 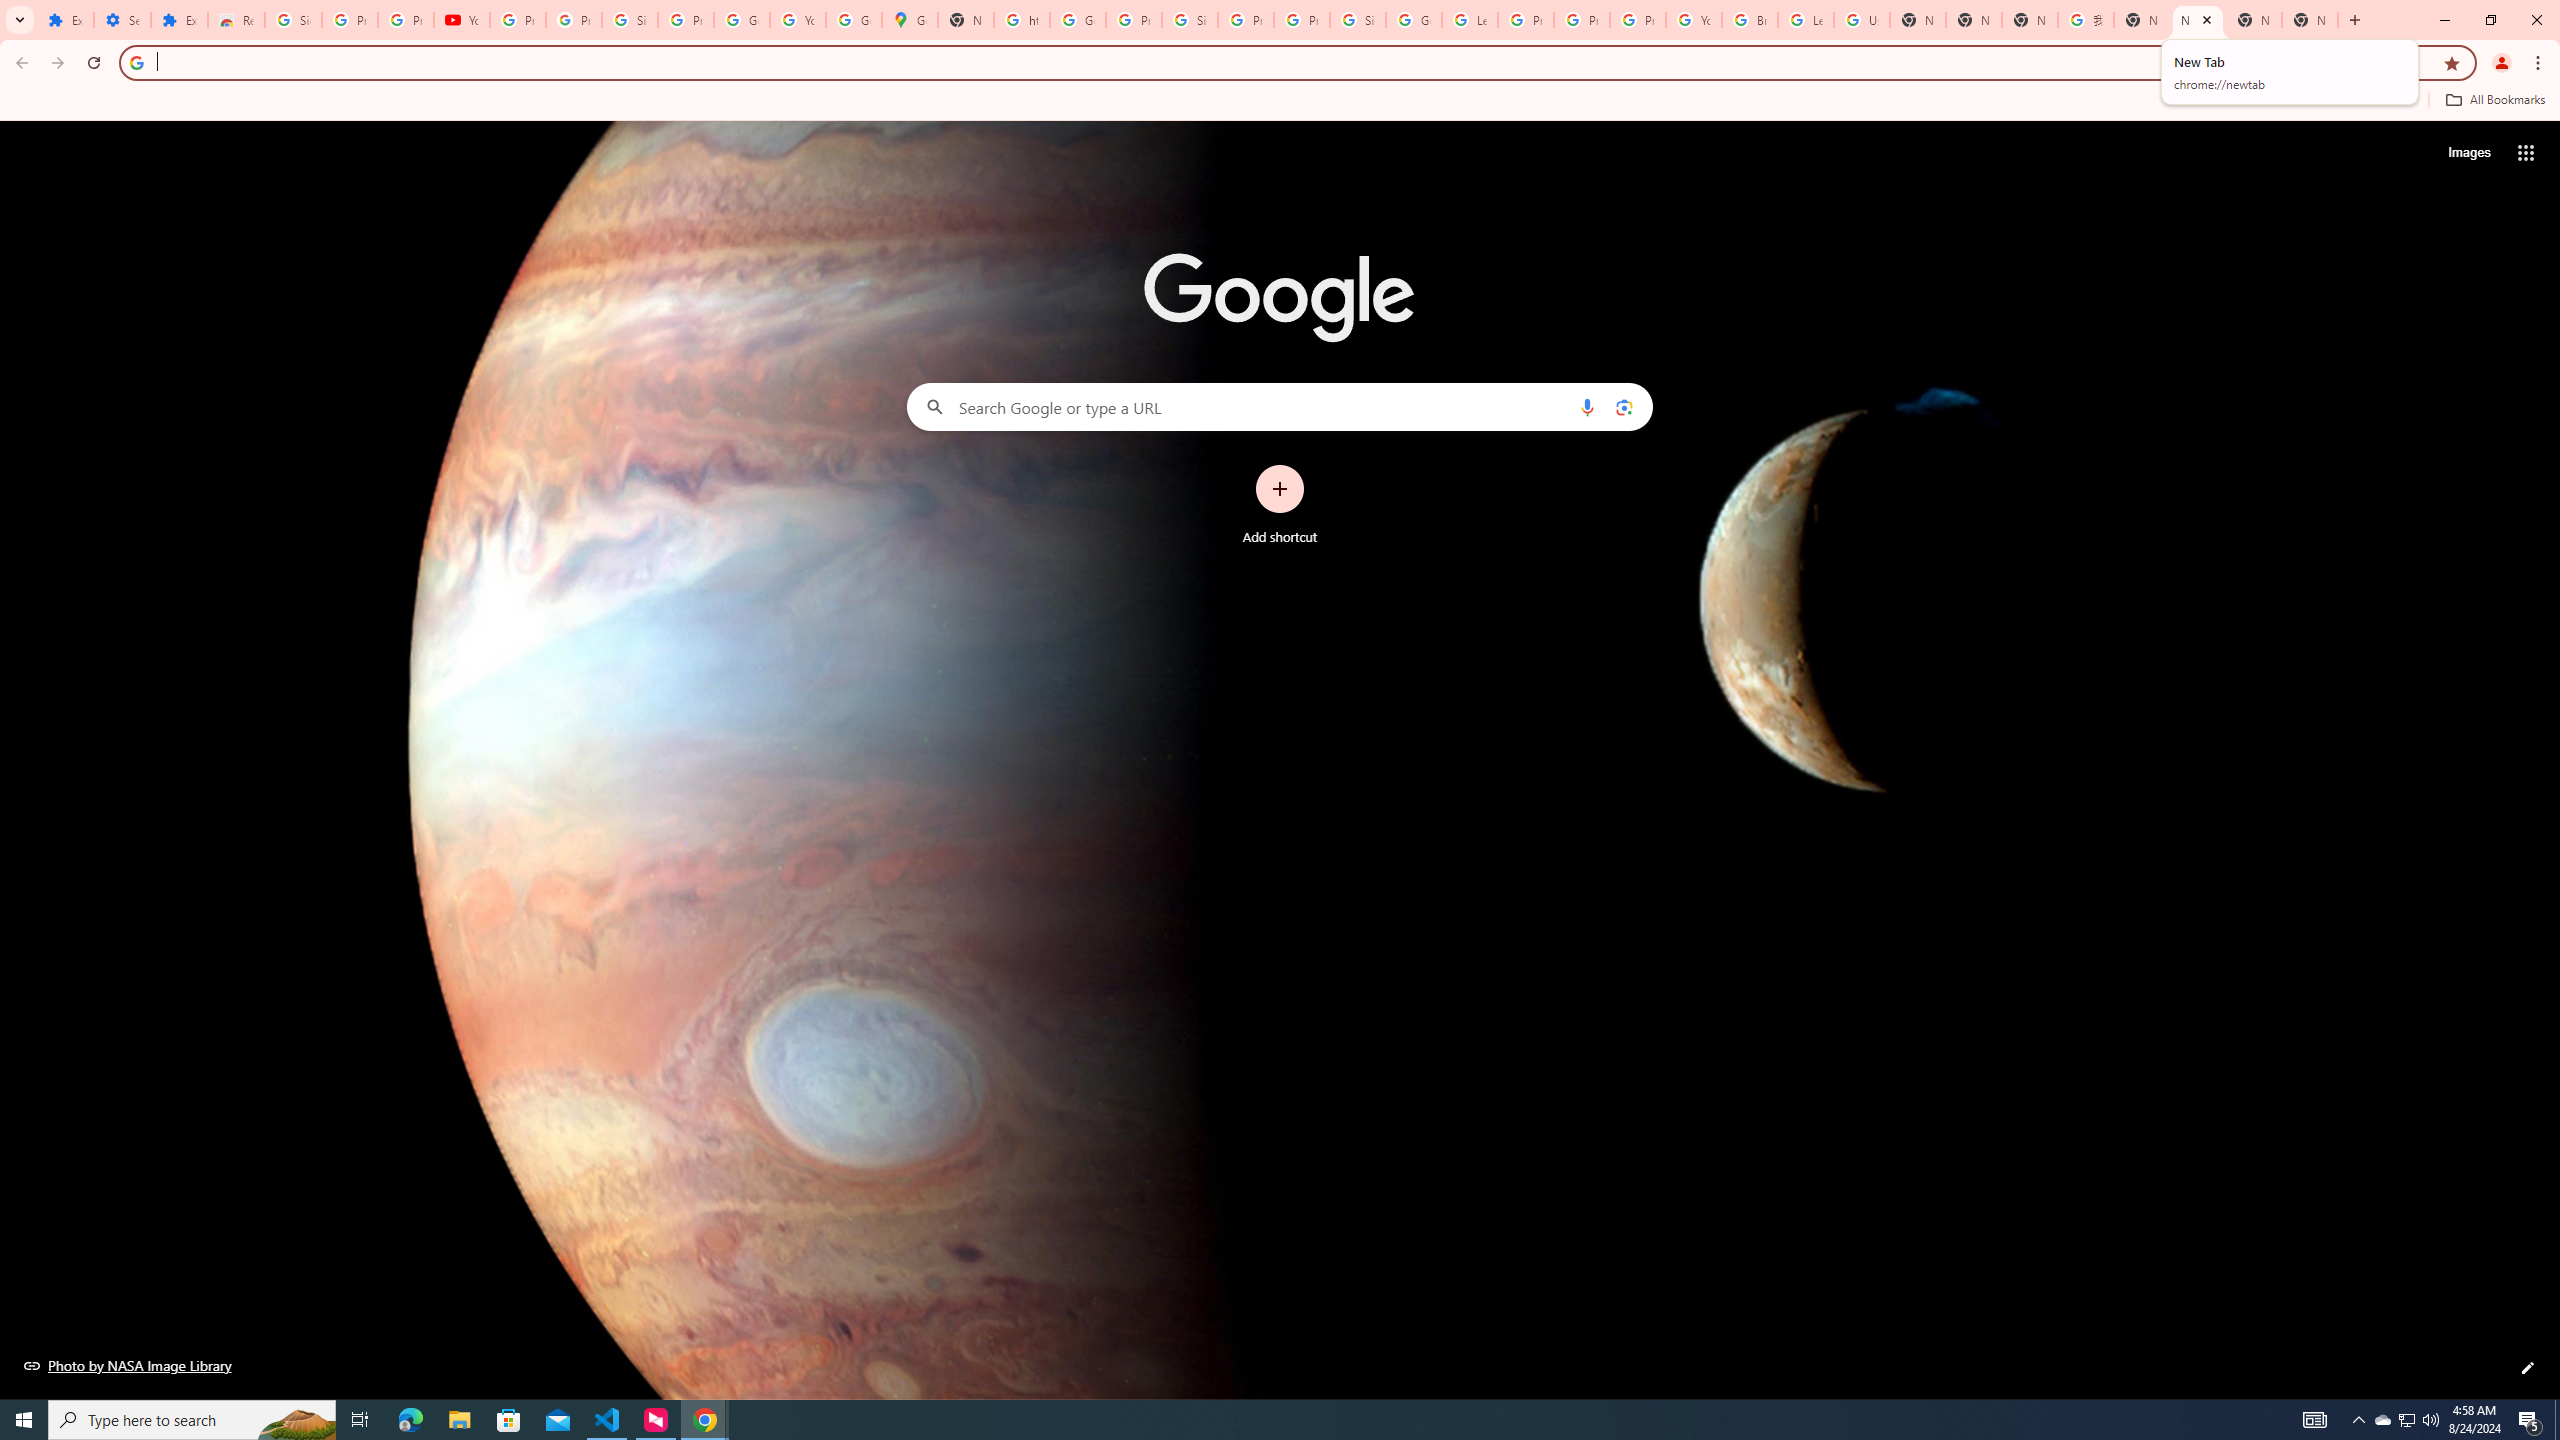 I want to click on 'Google Account', so click(x=741, y=19).